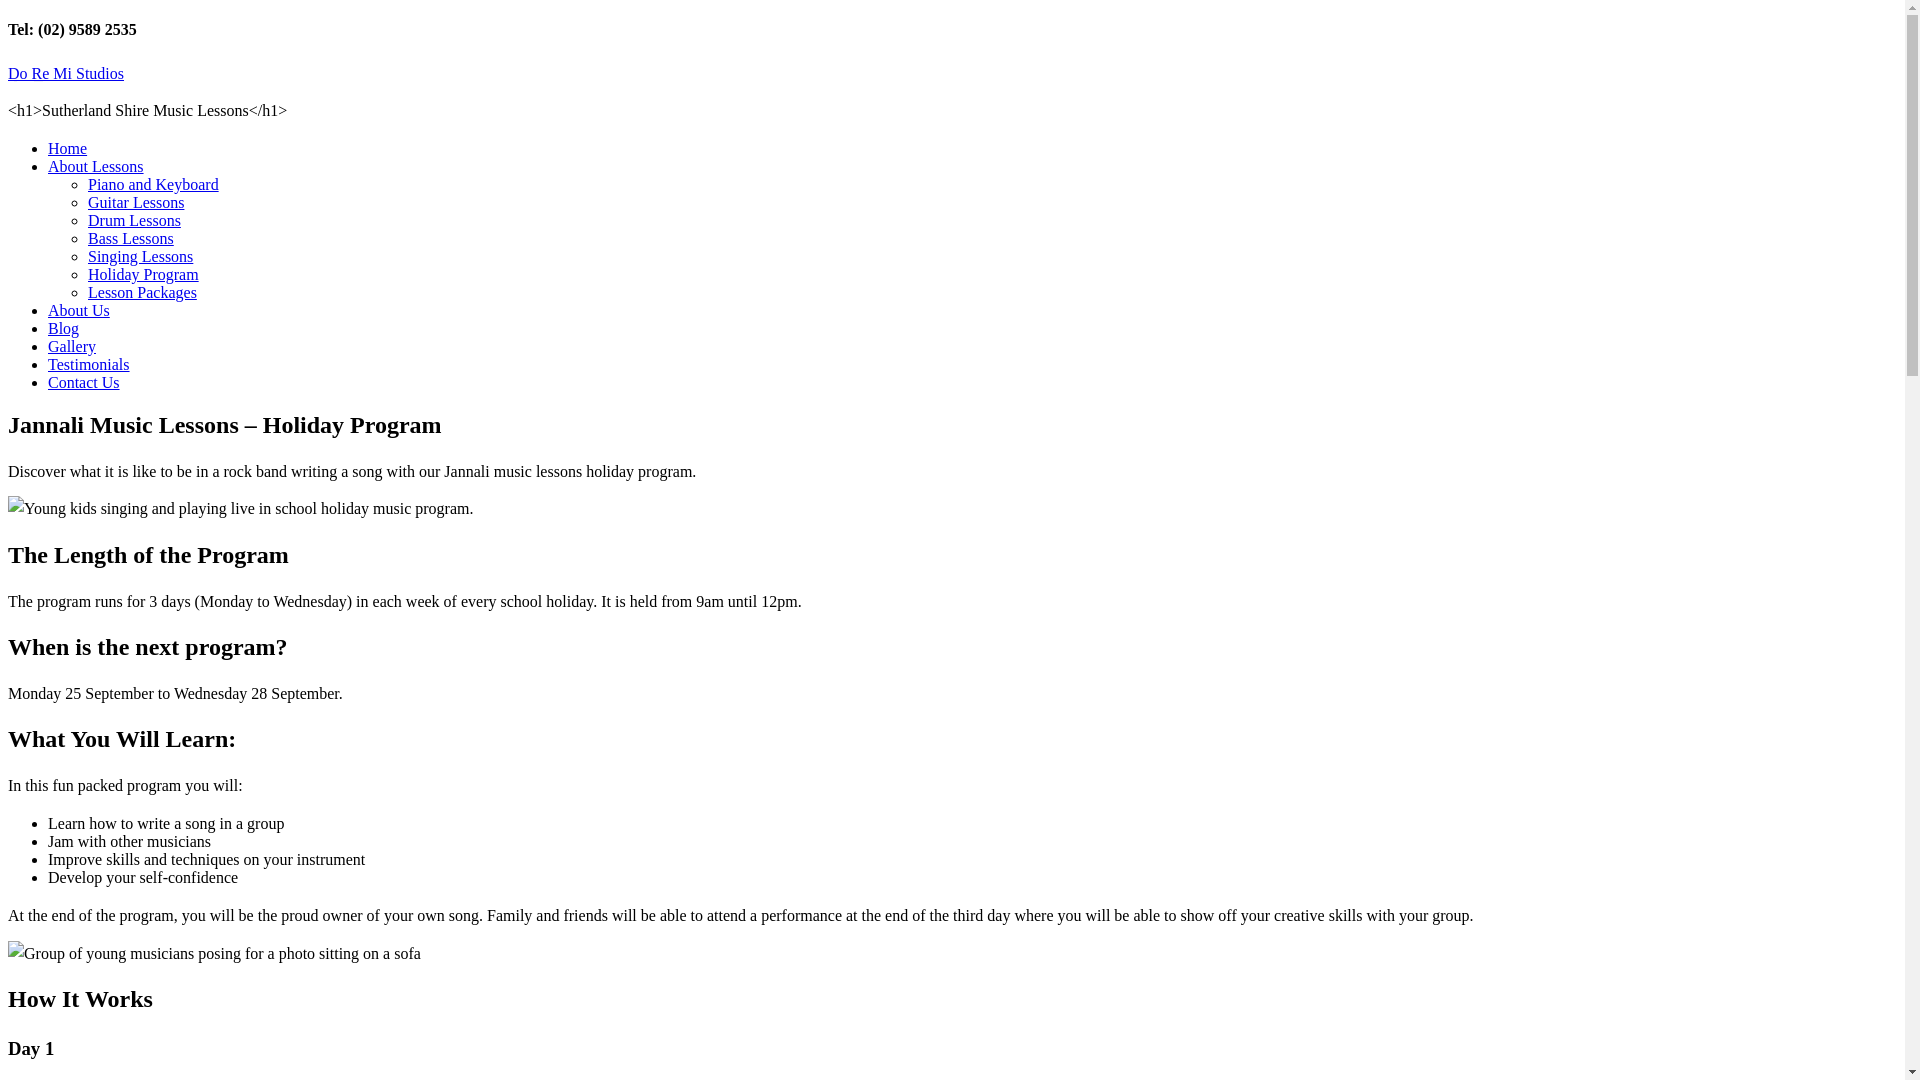  What do you see at coordinates (129, 237) in the screenshot?
I see `'Bass Lessons'` at bounding box center [129, 237].